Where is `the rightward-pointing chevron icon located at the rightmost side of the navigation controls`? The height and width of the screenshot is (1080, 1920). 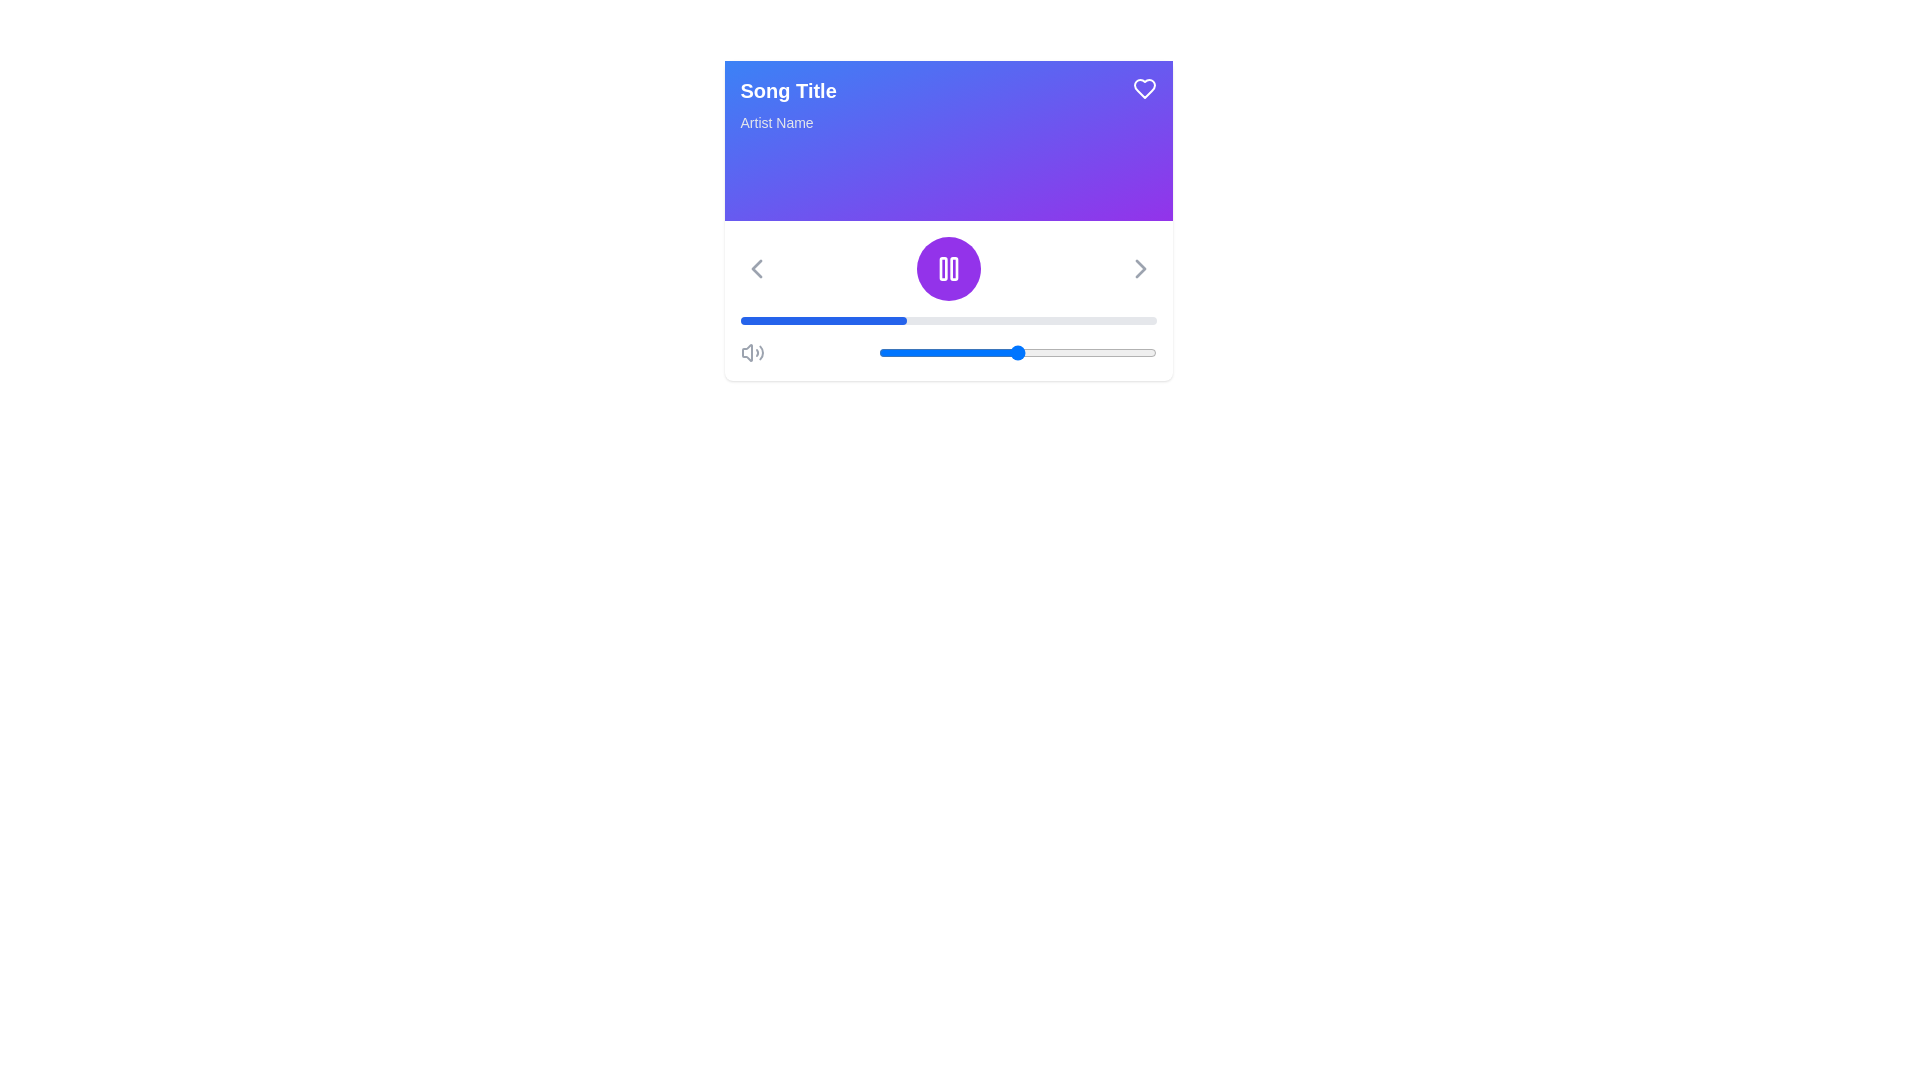 the rightward-pointing chevron icon located at the rightmost side of the navigation controls is located at coordinates (1140, 268).